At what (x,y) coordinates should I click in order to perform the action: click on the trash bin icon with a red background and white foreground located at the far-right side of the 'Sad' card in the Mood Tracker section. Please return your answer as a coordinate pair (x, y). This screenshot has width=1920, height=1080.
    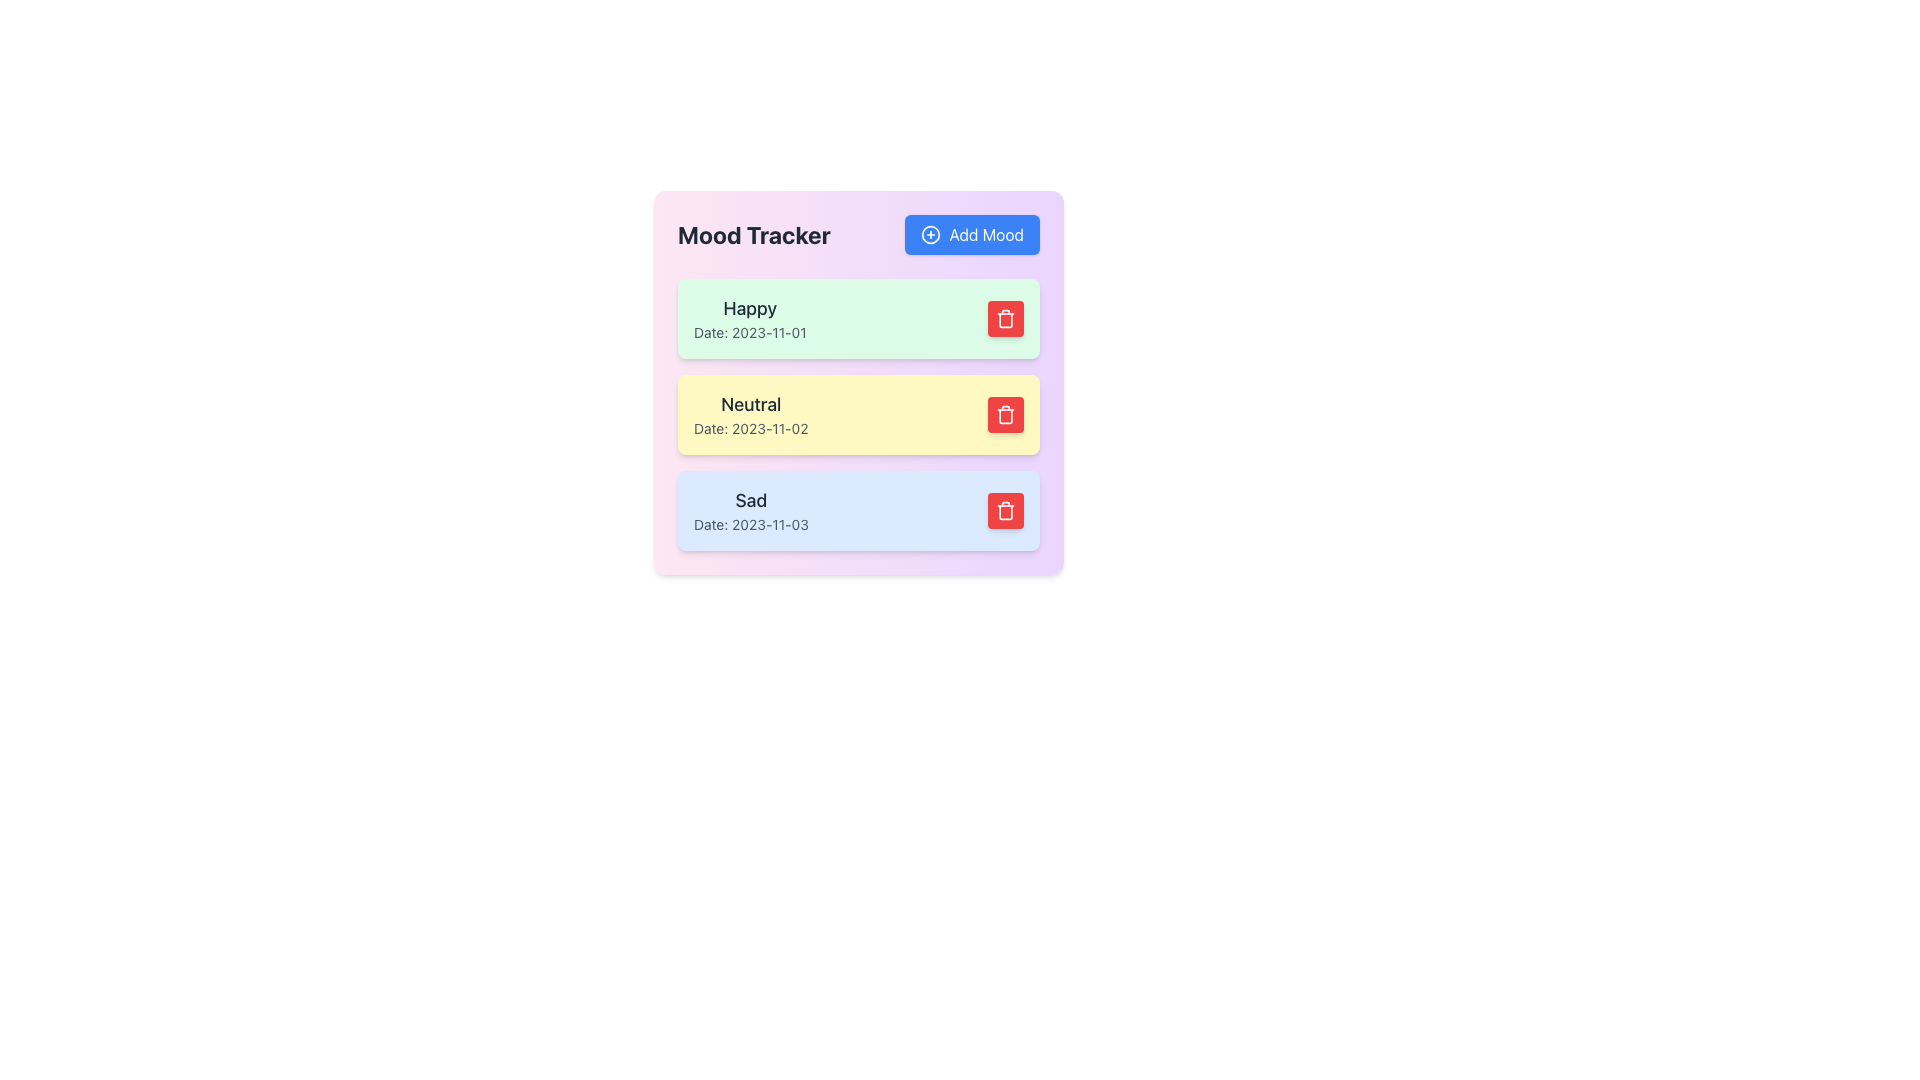
    Looking at the image, I should click on (1006, 509).